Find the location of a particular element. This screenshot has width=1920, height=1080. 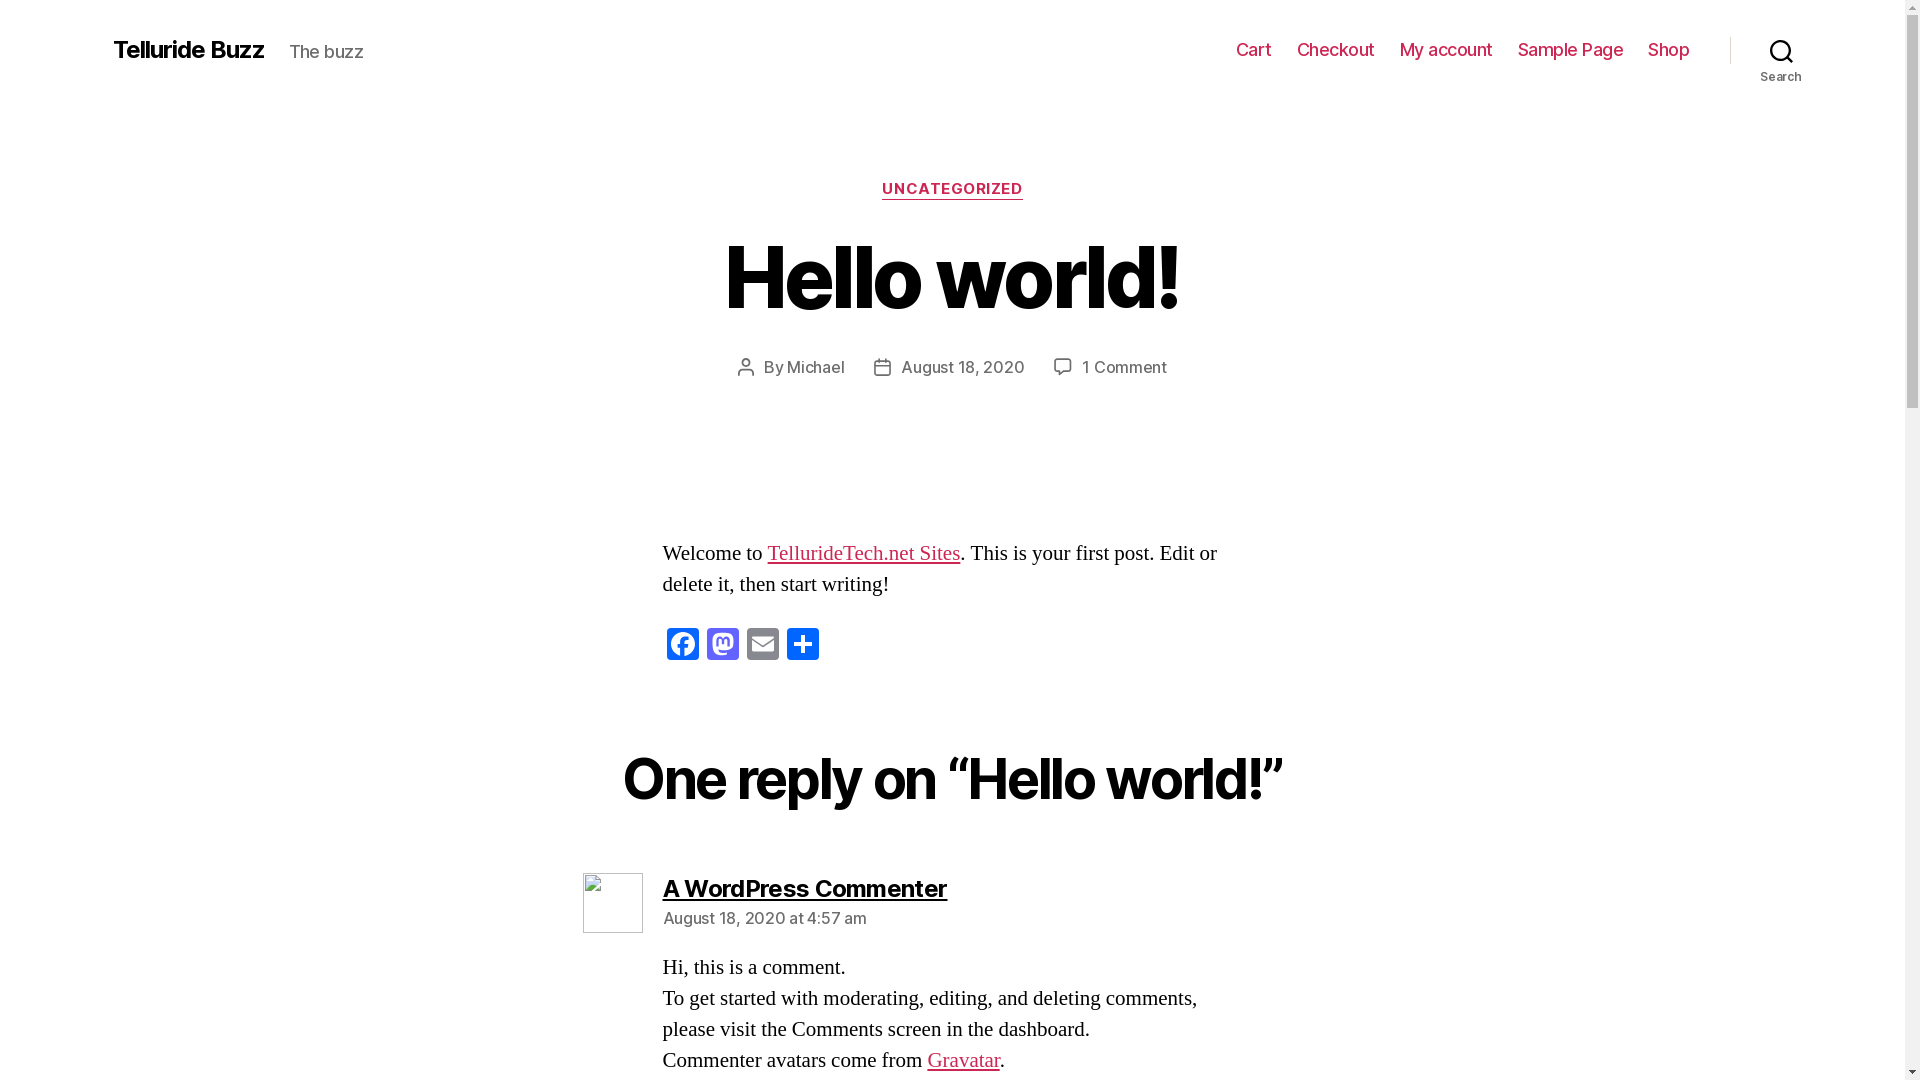

'Facebook' is located at coordinates (681, 647).